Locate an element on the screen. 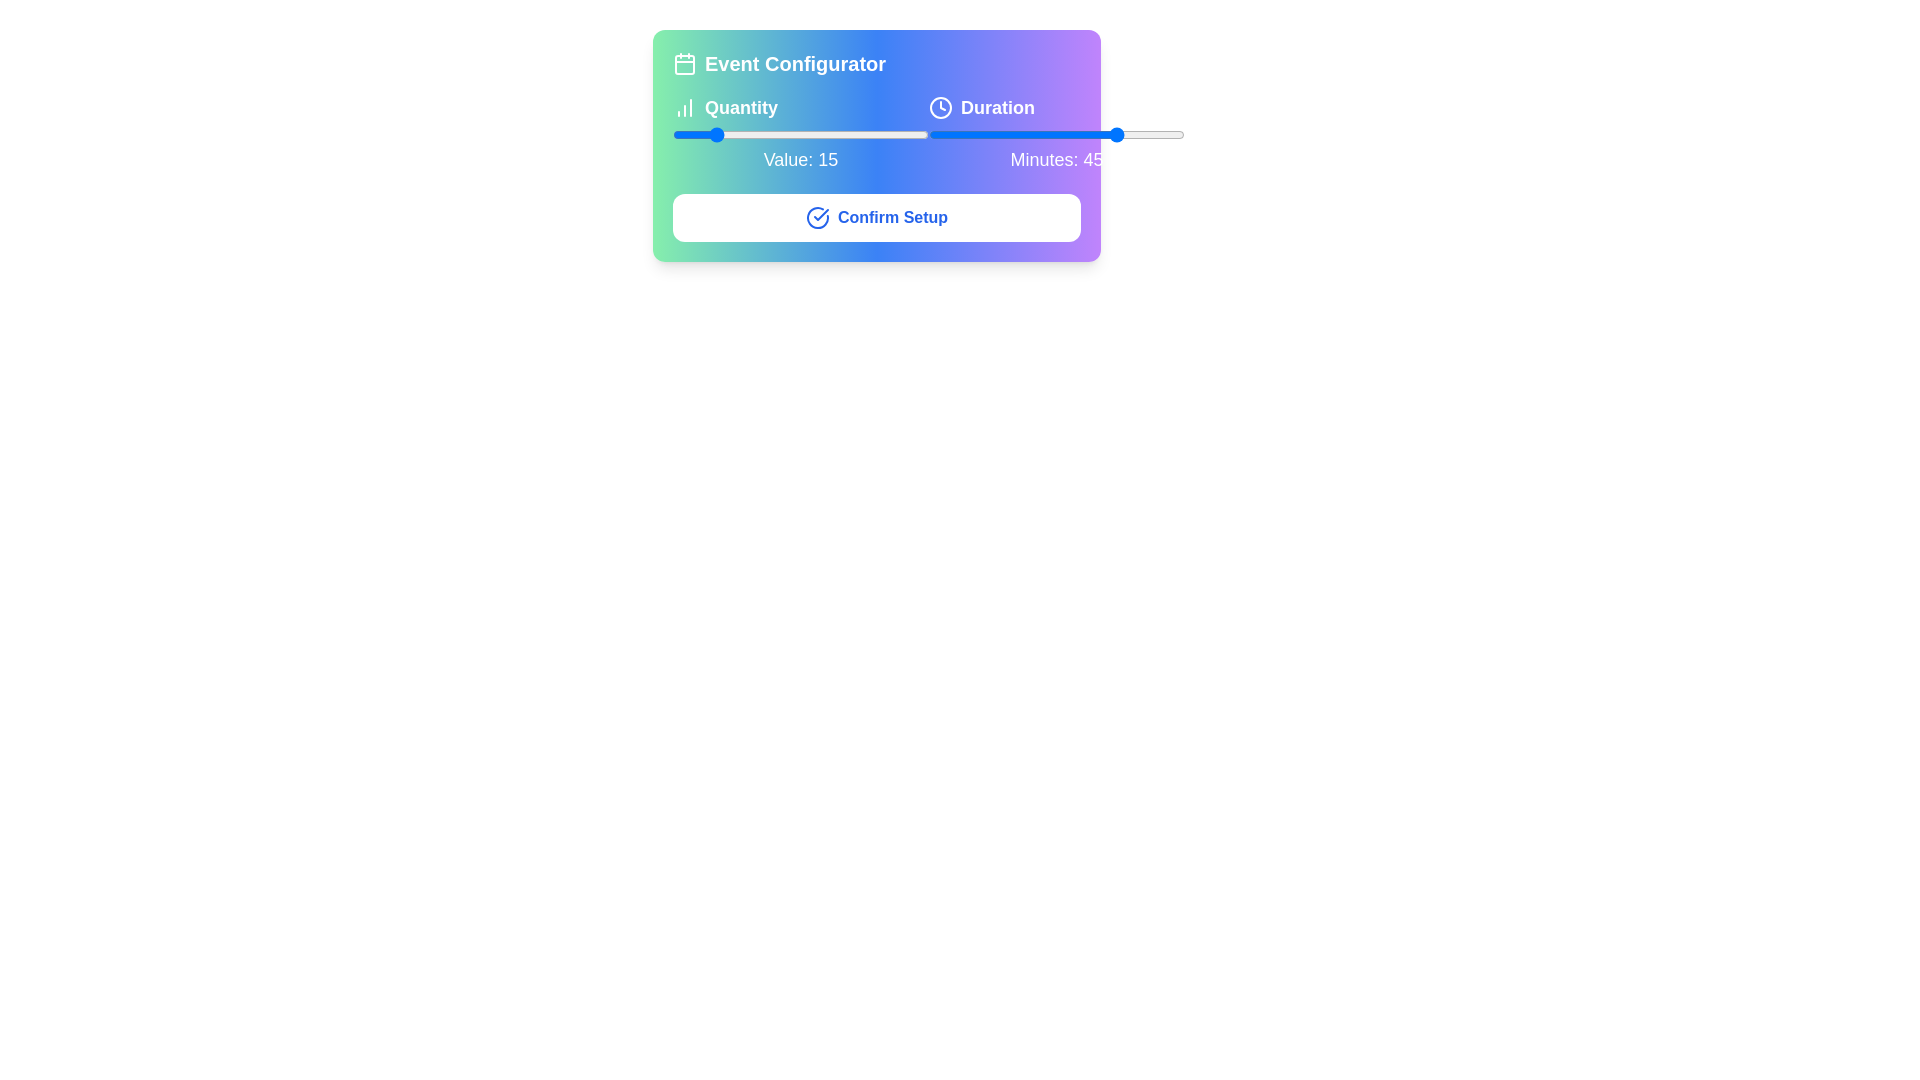 This screenshot has width=1920, height=1080. the duration is located at coordinates (928, 135).